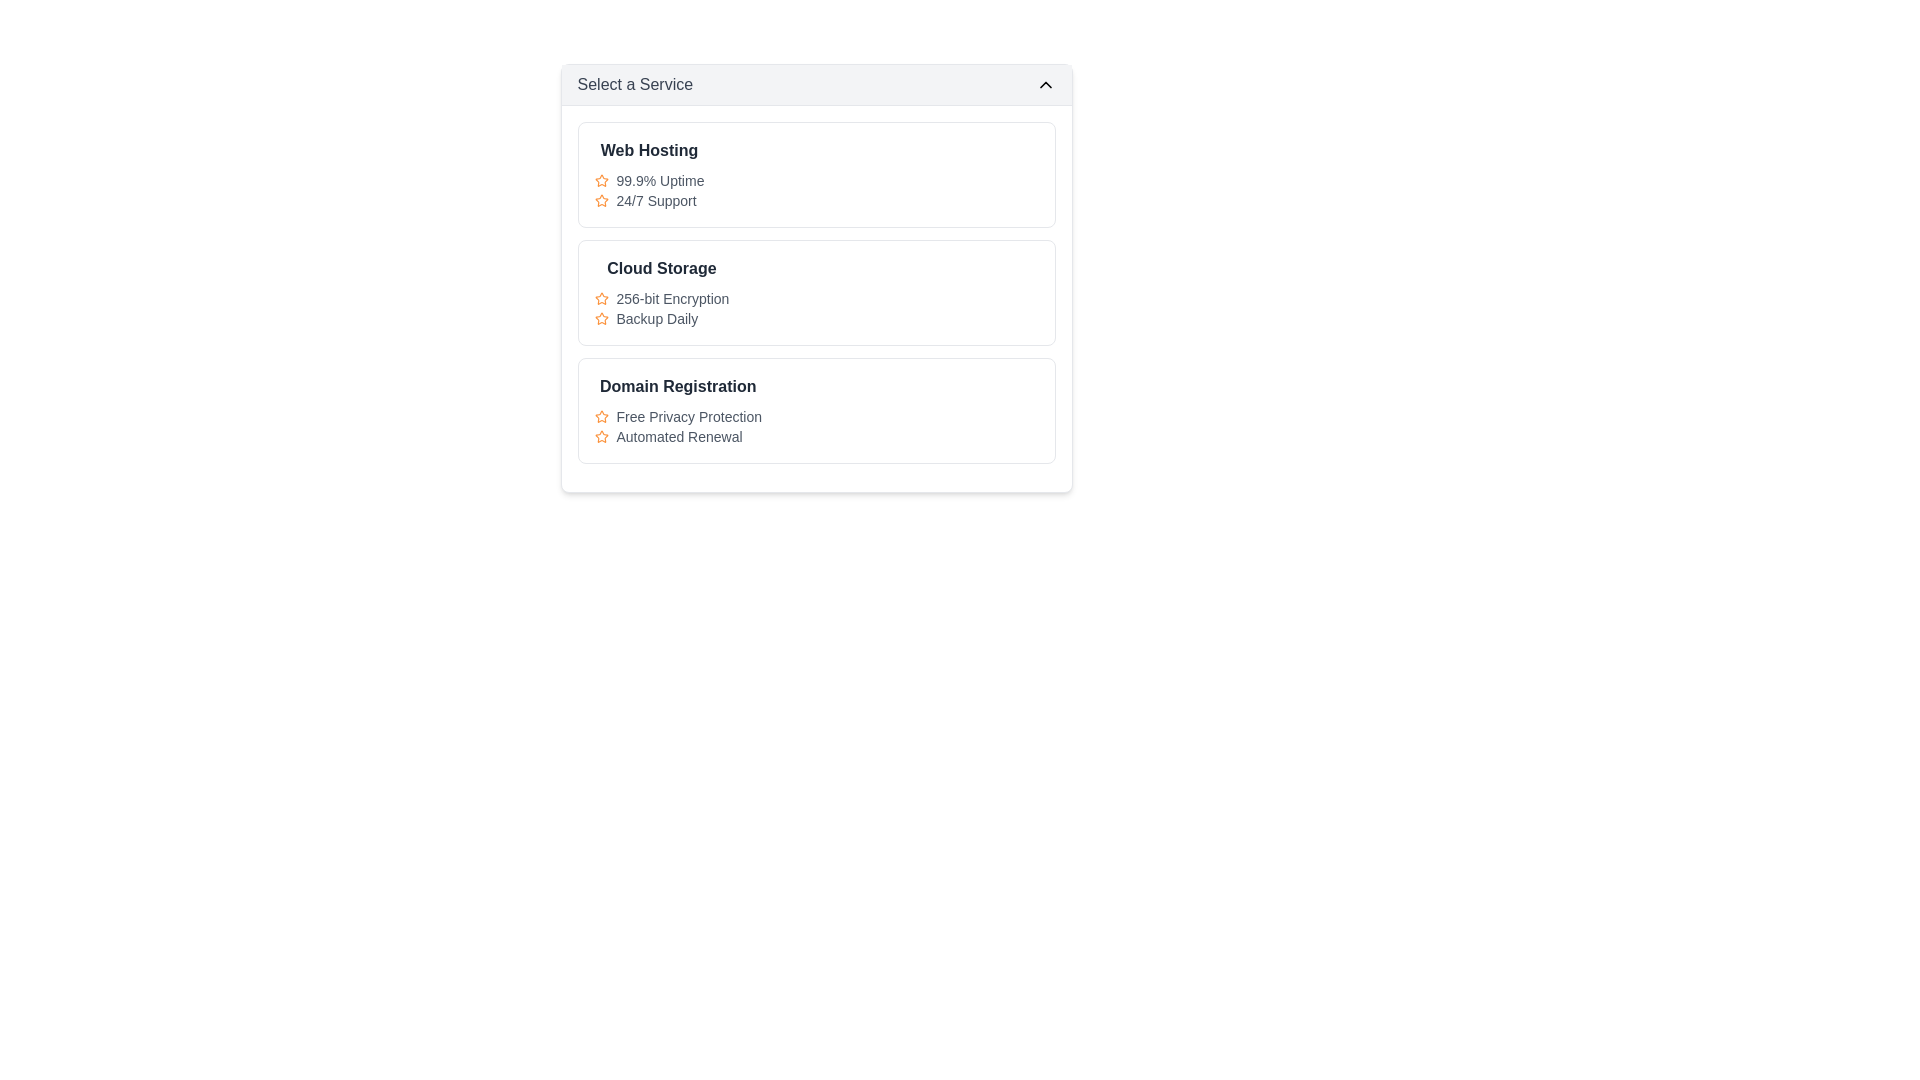  What do you see at coordinates (649, 181) in the screenshot?
I see `the informational text indicating the uptime guarantee for the 'Web Hosting' service, which is the first feature listed under 'Web Hosting'` at bounding box center [649, 181].